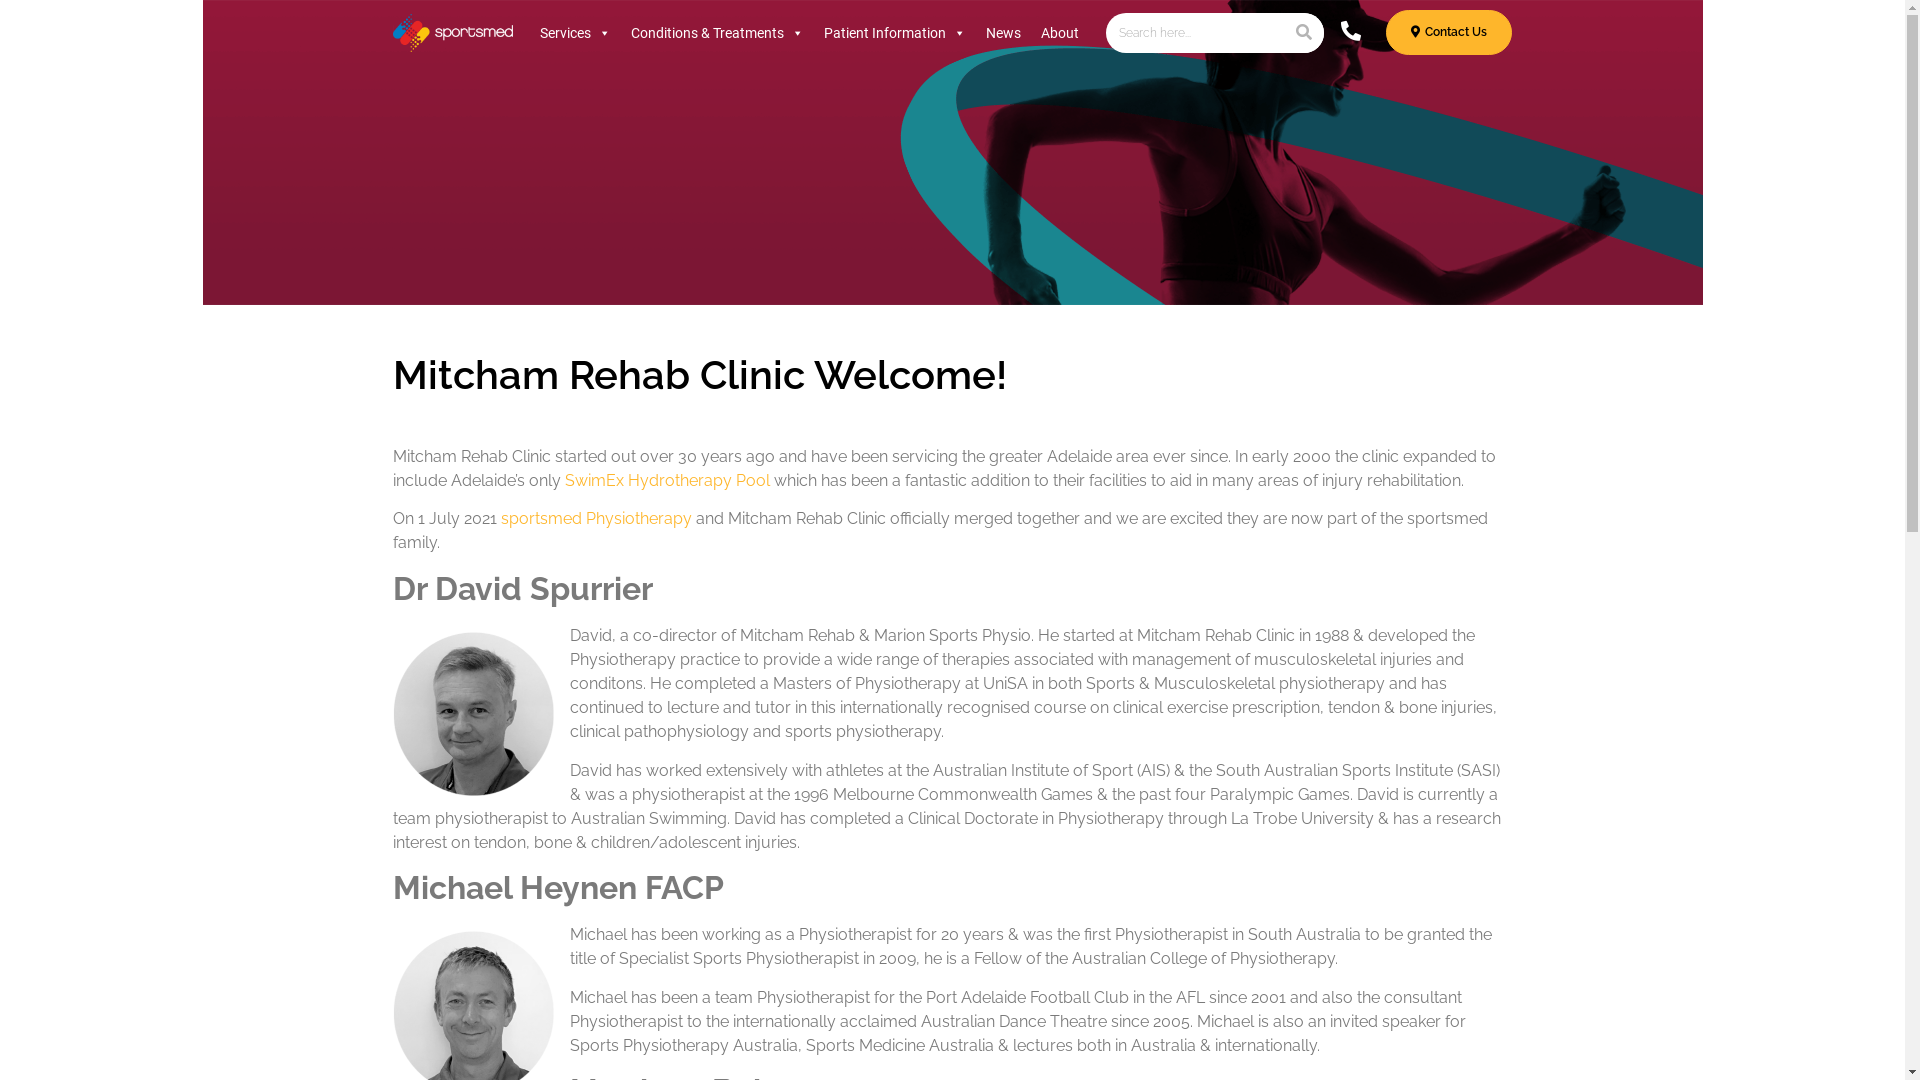 Image resolution: width=1920 pixels, height=1080 pixels. Describe the element at coordinates (1059, 33) in the screenshot. I see `'About'` at that location.